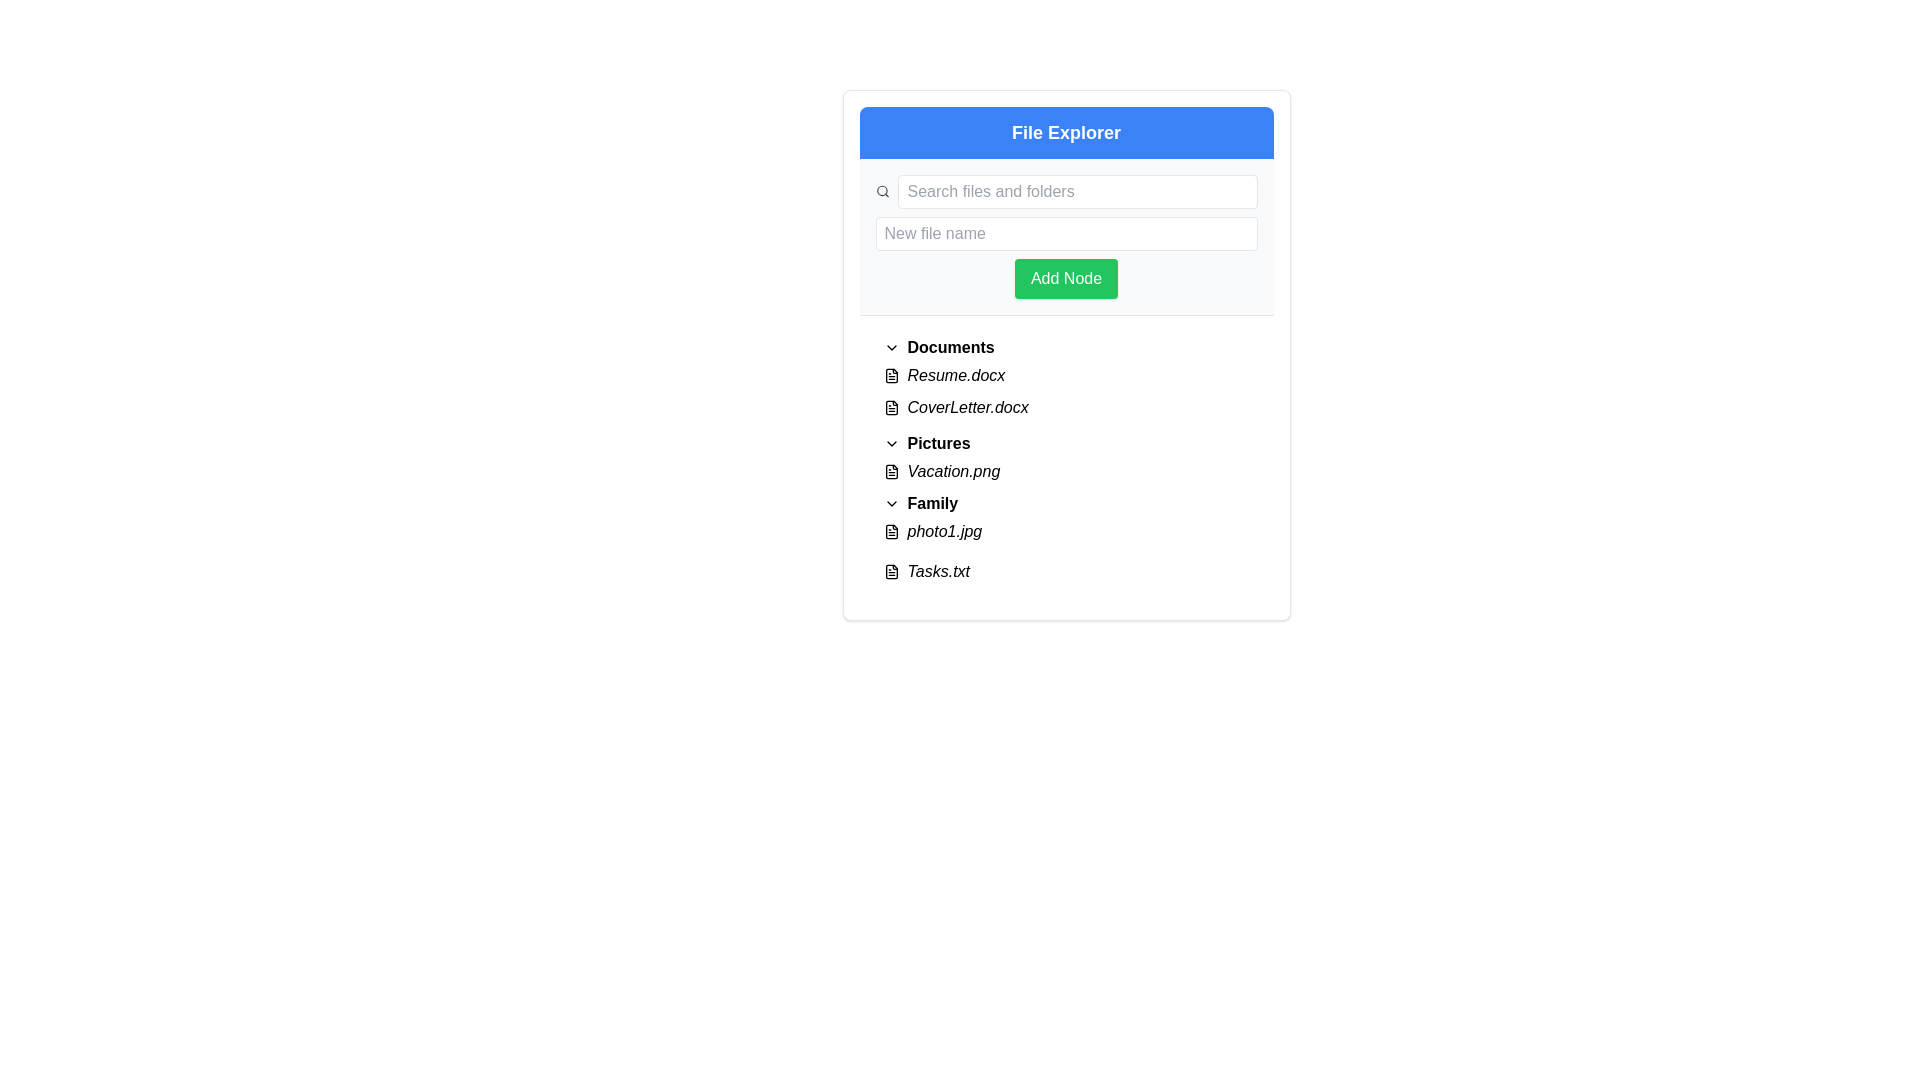 Image resolution: width=1920 pixels, height=1080 pixels. I want to click on the text label indicating the folder name 'Pictures' in the file explorer interface, so click(938, 442).